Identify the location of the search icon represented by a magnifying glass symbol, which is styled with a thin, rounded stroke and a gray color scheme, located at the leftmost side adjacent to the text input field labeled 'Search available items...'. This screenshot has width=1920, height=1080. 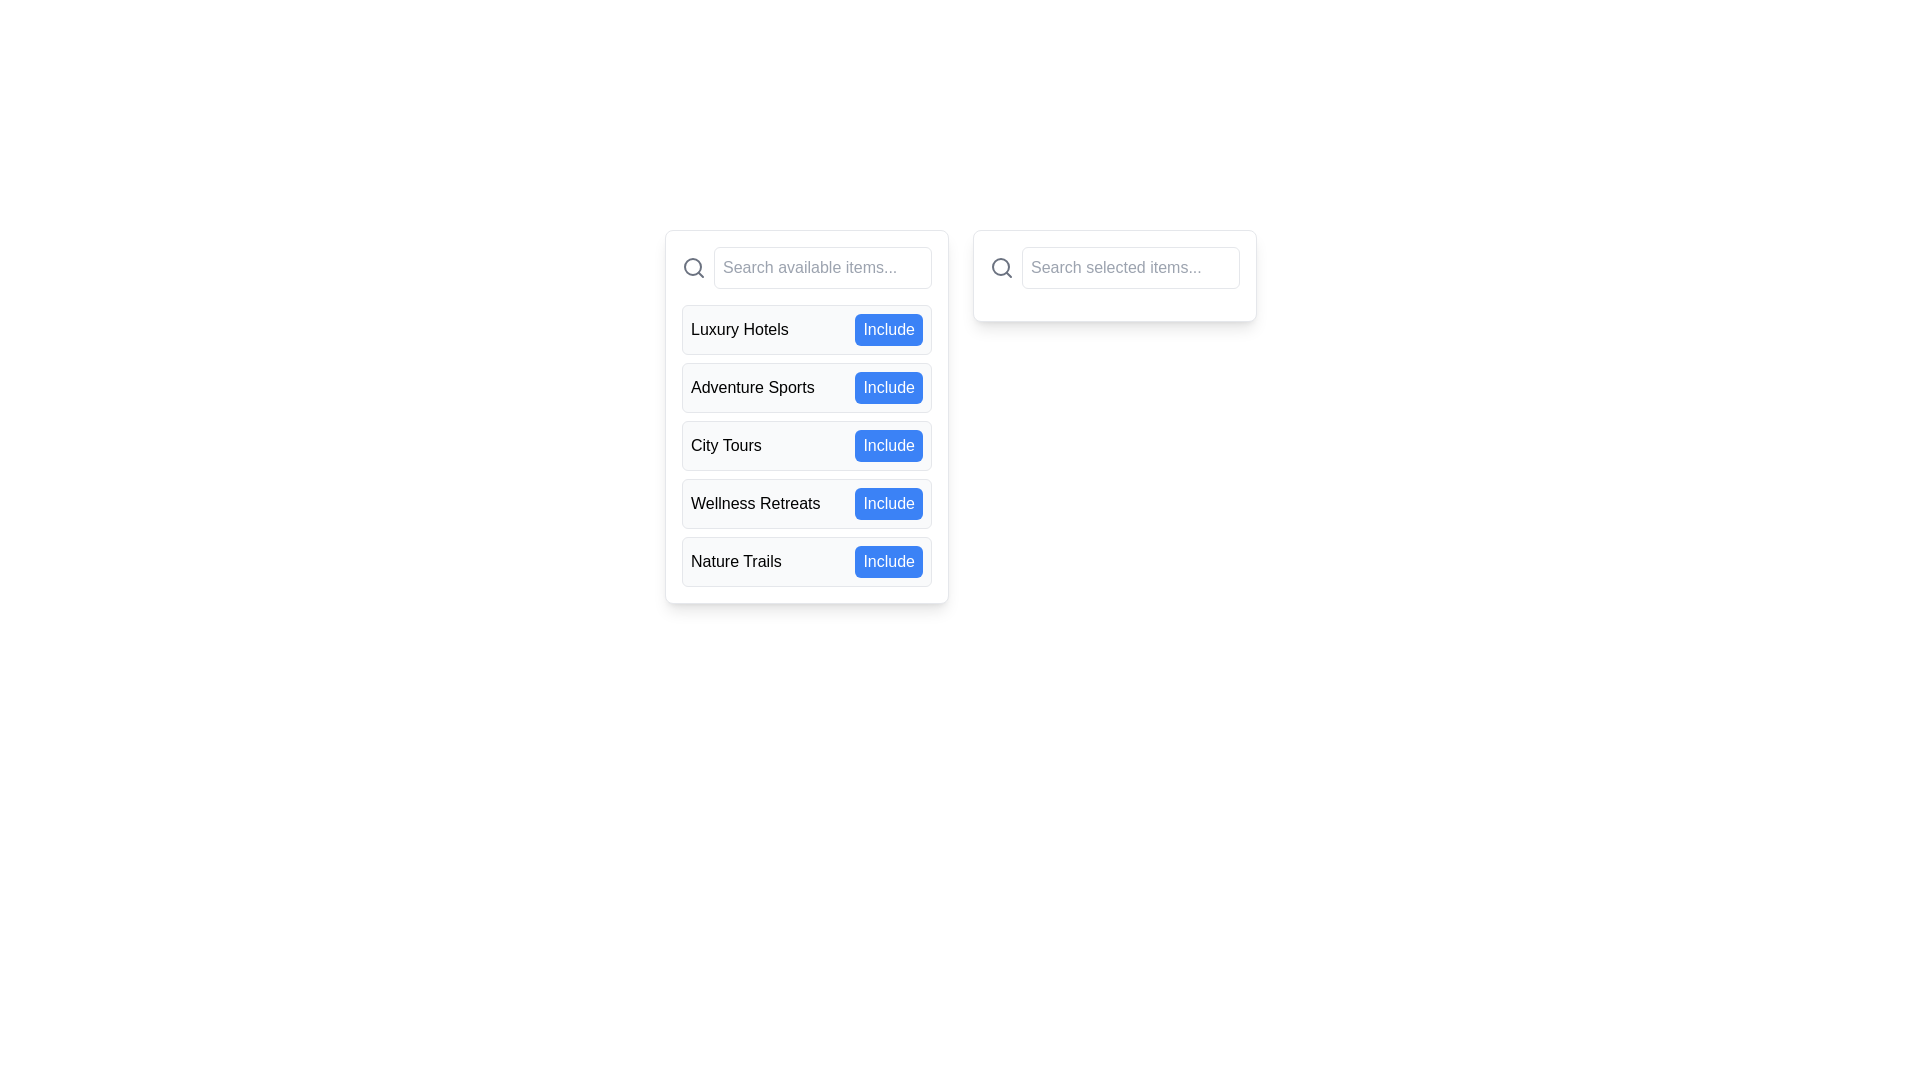
(694, 266).